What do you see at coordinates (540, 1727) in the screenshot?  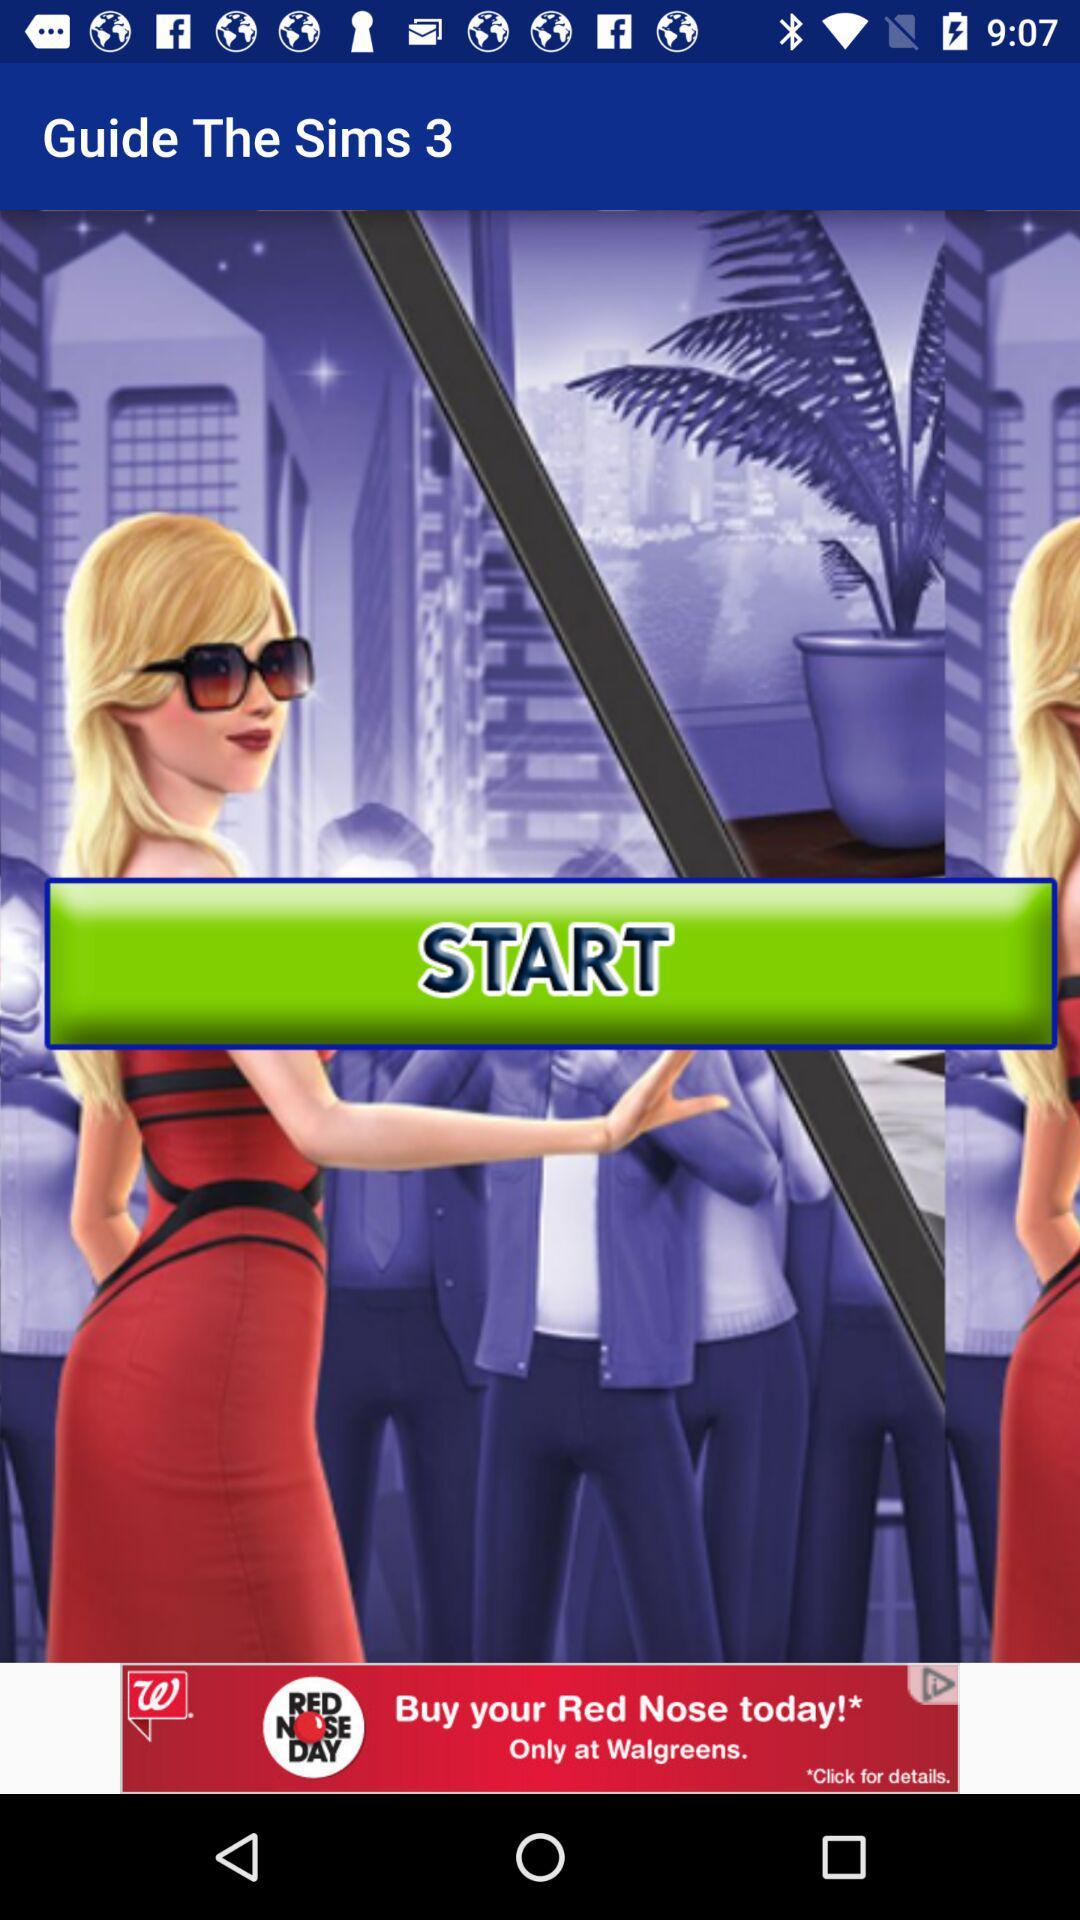 I see `advertisement page` at bounding box center [540, 1727].